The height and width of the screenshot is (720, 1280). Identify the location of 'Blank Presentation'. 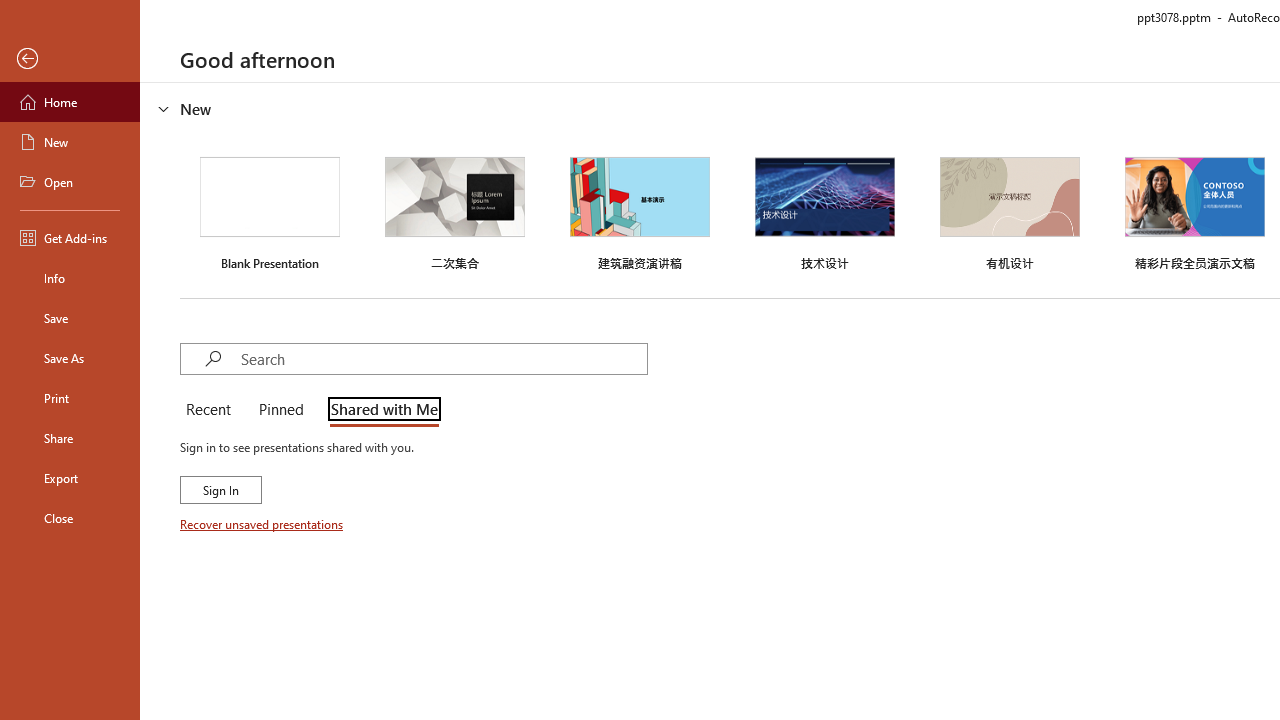
(269, 211).